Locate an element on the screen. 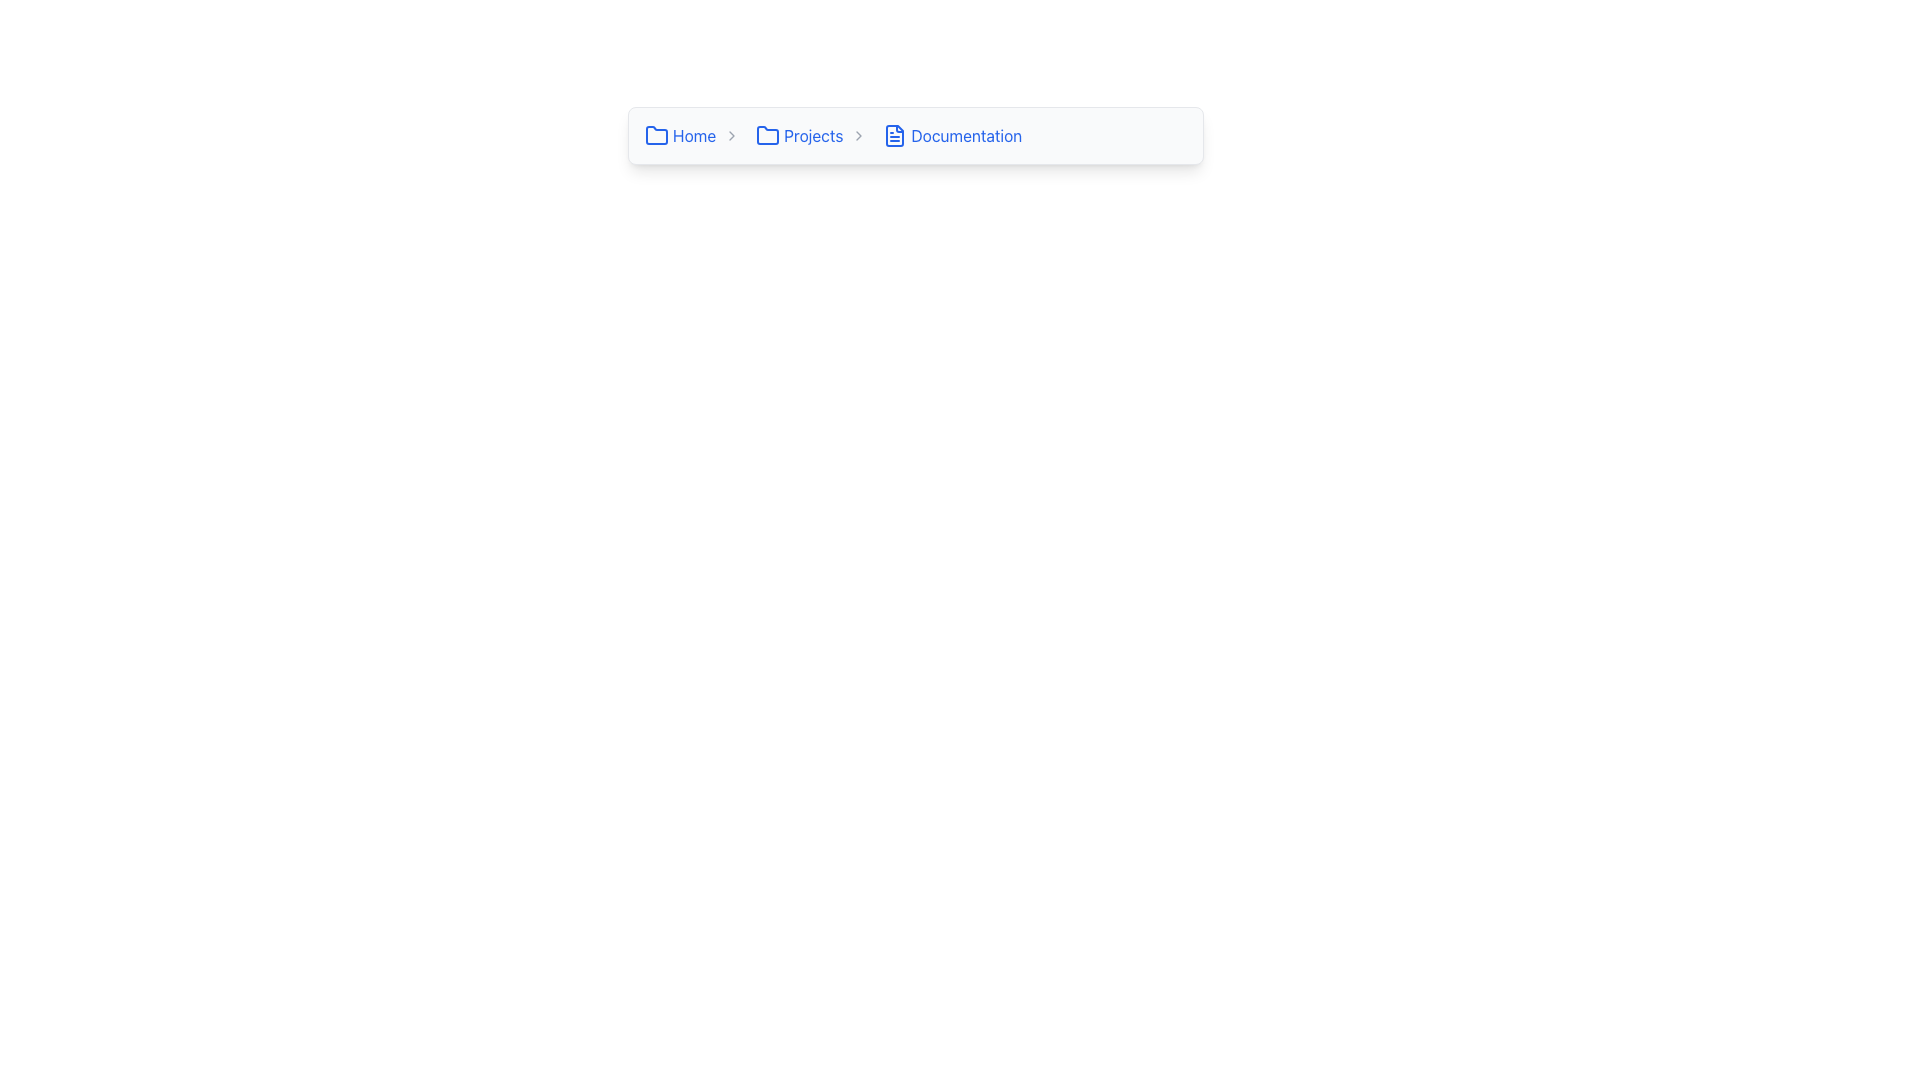 This screenshot has height=1080, width=1920. the blue folder icon representing the 'Home' breadcrumb link is located at coordinates (657, 135).